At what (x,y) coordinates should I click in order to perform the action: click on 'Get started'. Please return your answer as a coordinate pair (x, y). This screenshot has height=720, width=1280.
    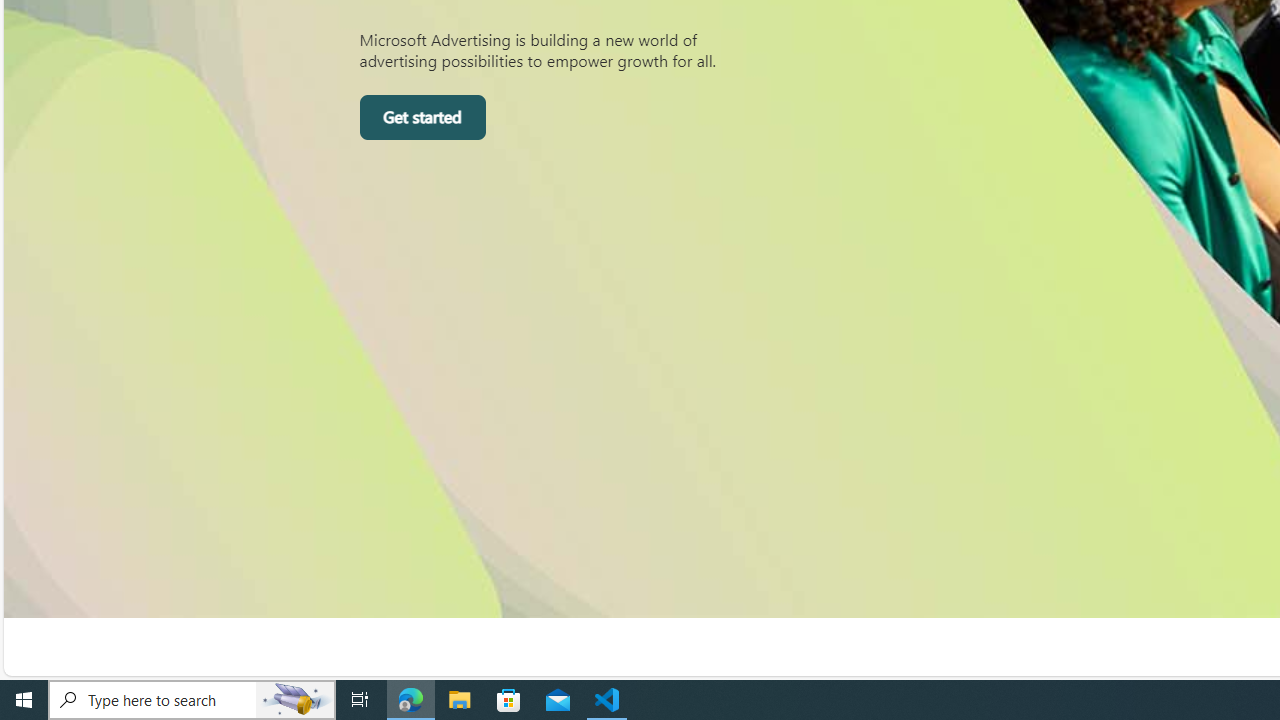
    Looking at the image, I should click on (421, 118).